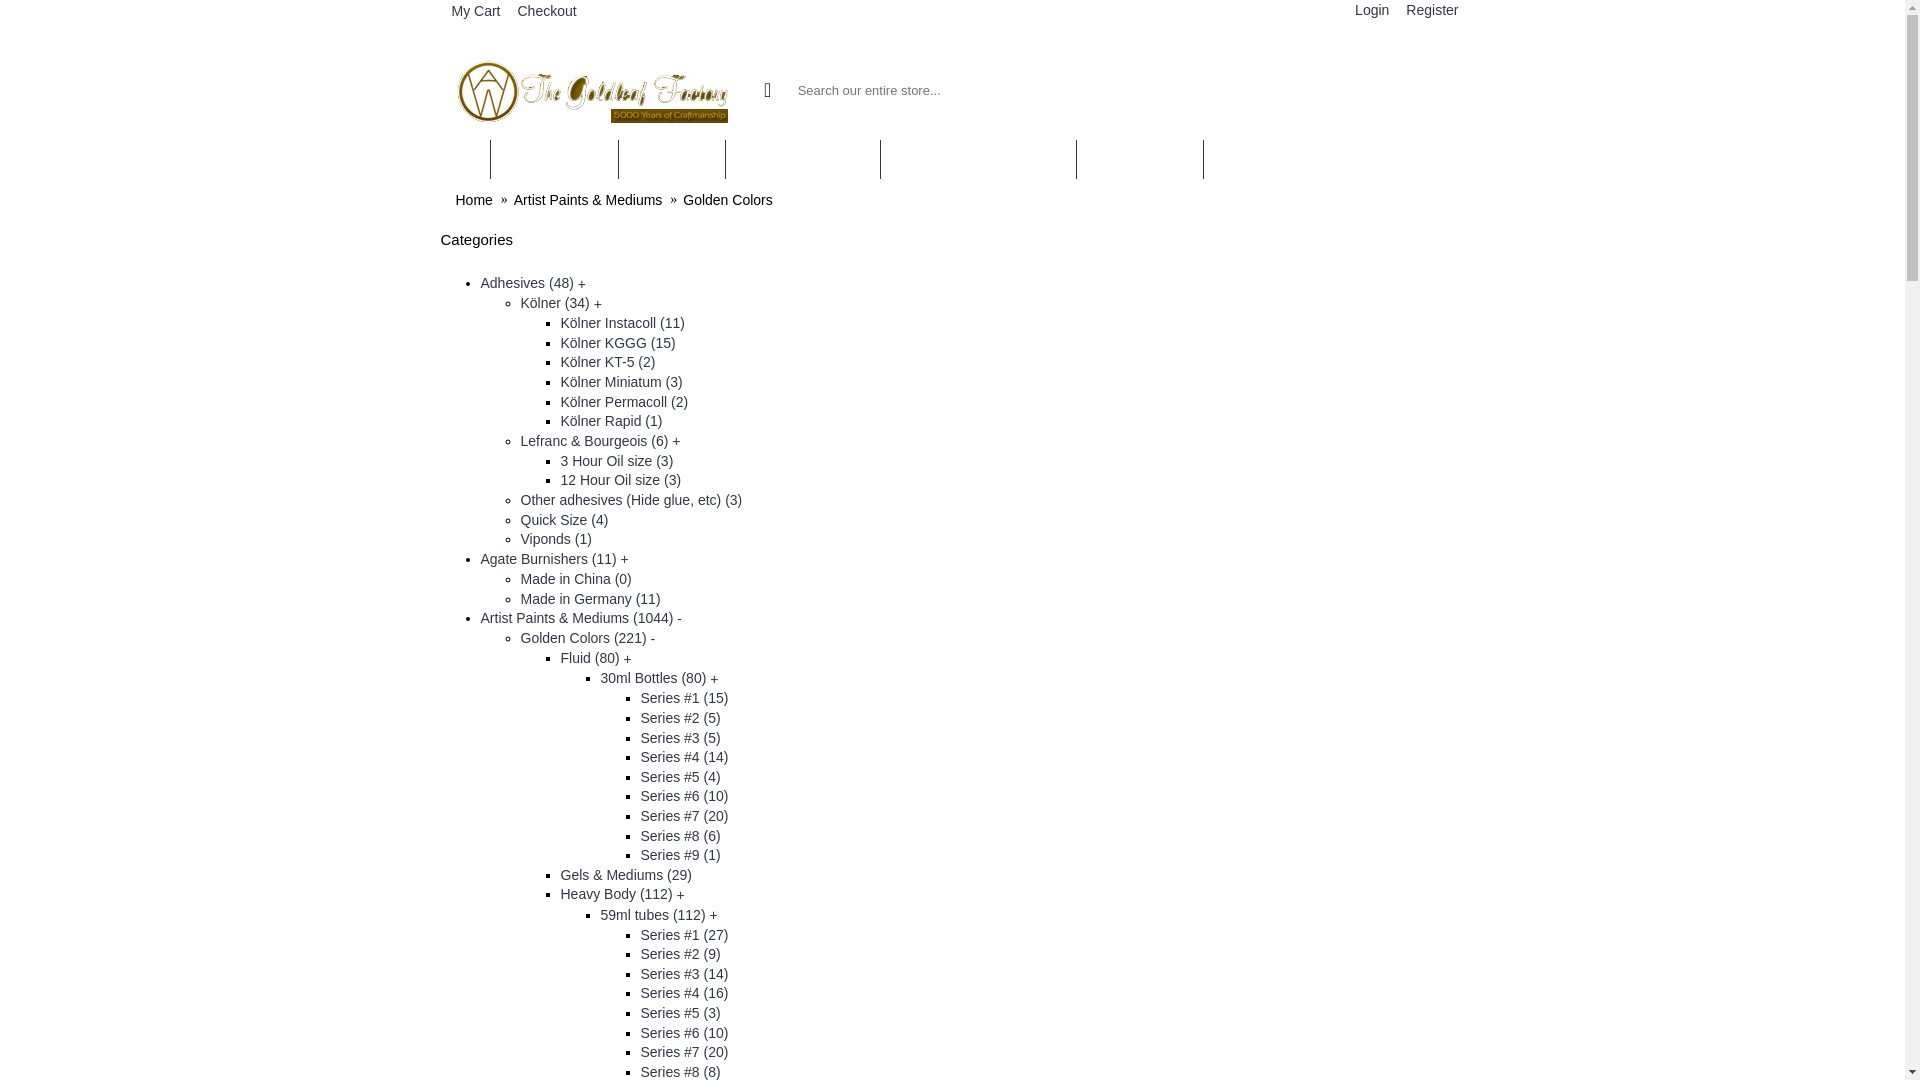 Image resolution: width=1920 pixels, height=1080 pixels. Describe the element at coordinates (621, 893) in the screenshot. I see `'Heavy Body (112) +'` at that location.